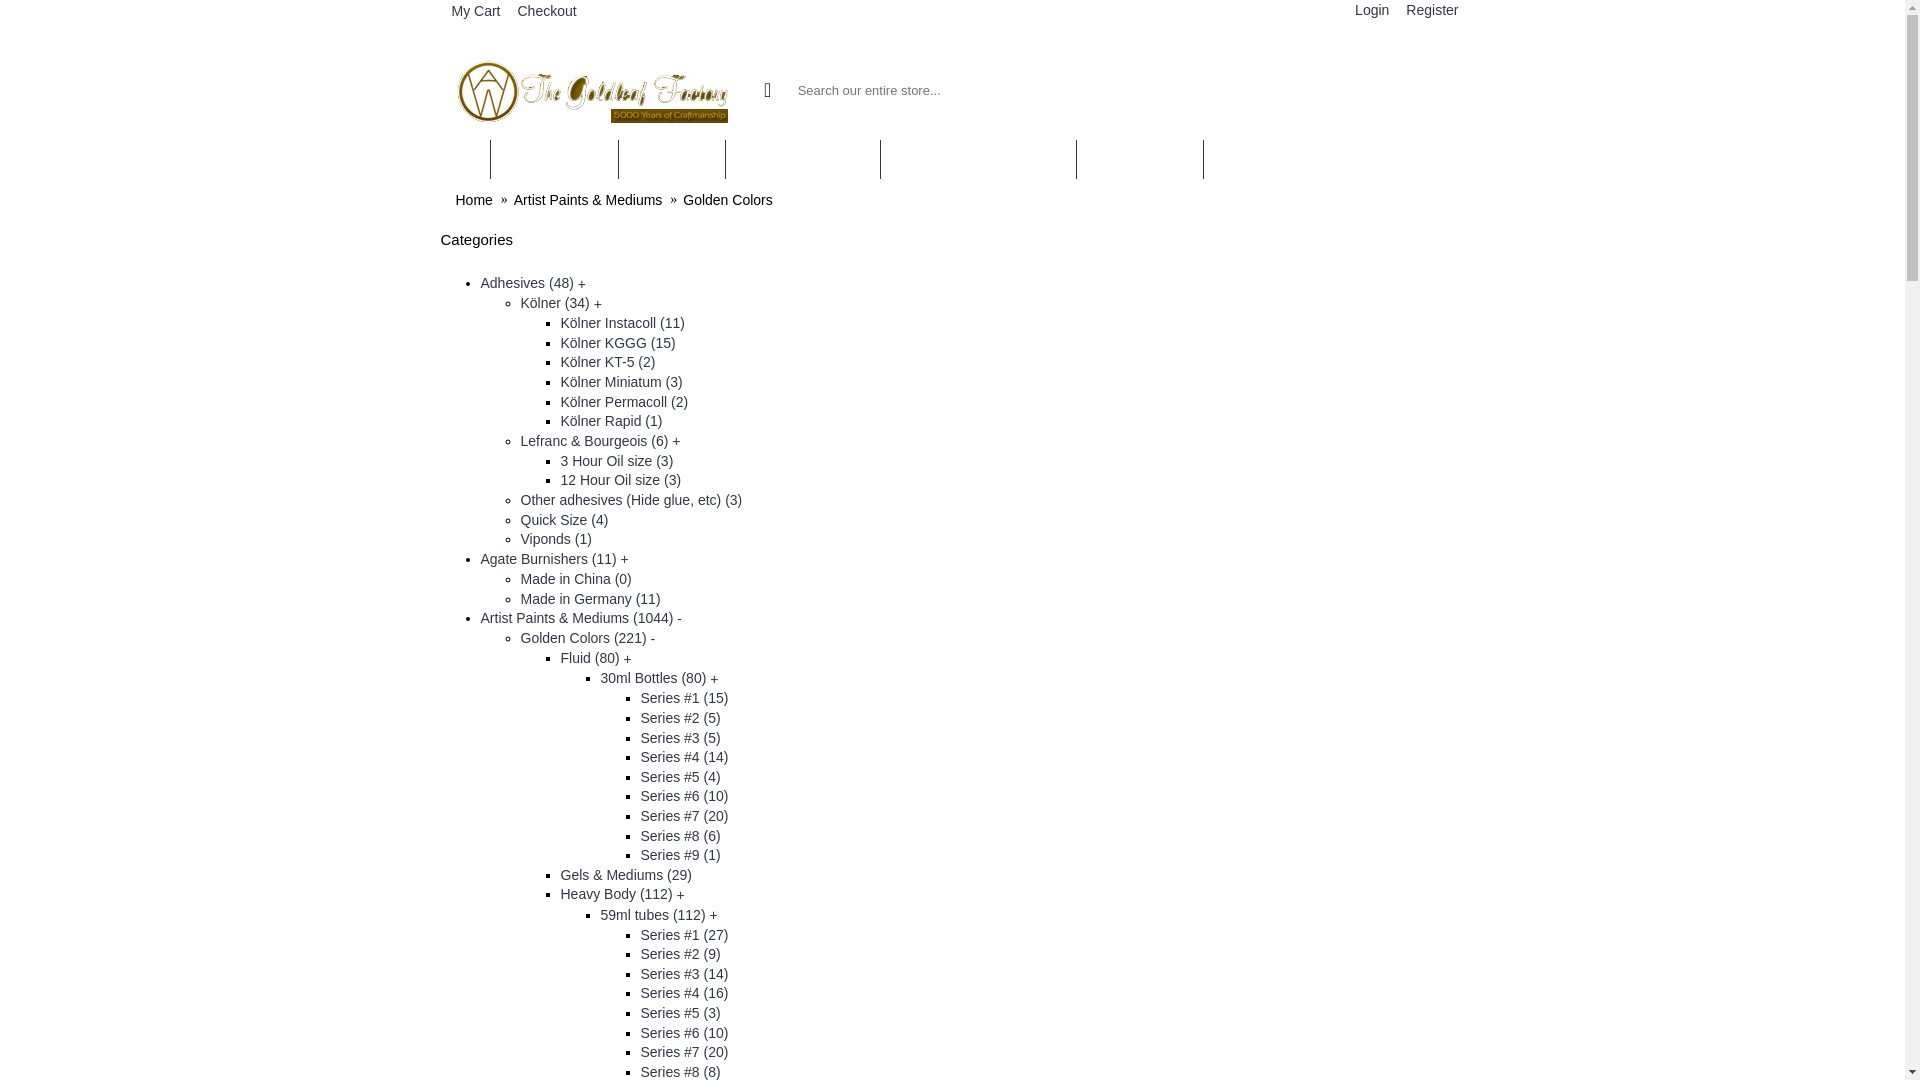 Image resolution: width=1920 pixels, height=1080 pixels. Describe the element at coordinates (621, 893) in the screenshot. I see `'Heavy Body (112) +'` at that location.